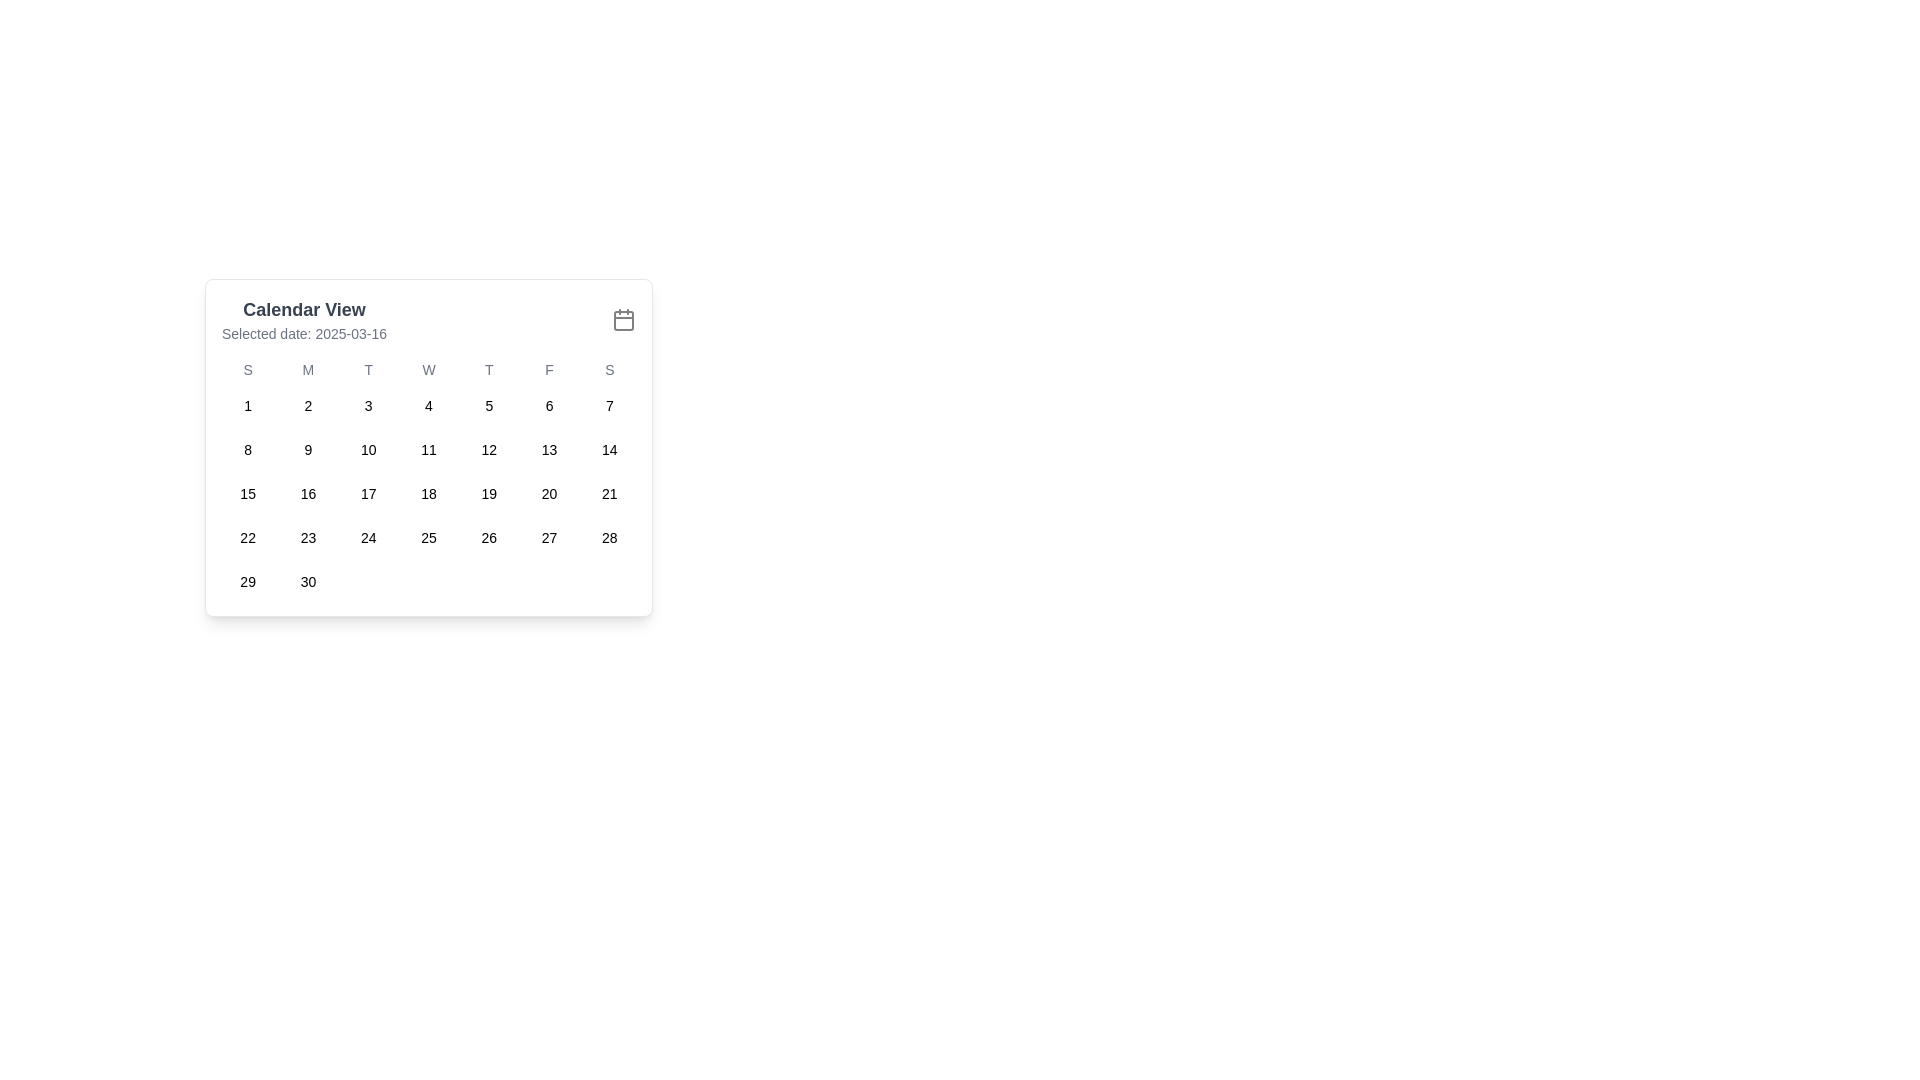 This screenshot has height=1080, width=1920. What do you see at coordinates (427, 536) in the screenshot?
I see `the calendar cell displaying the number '25'` at bounding box center [427, 536].